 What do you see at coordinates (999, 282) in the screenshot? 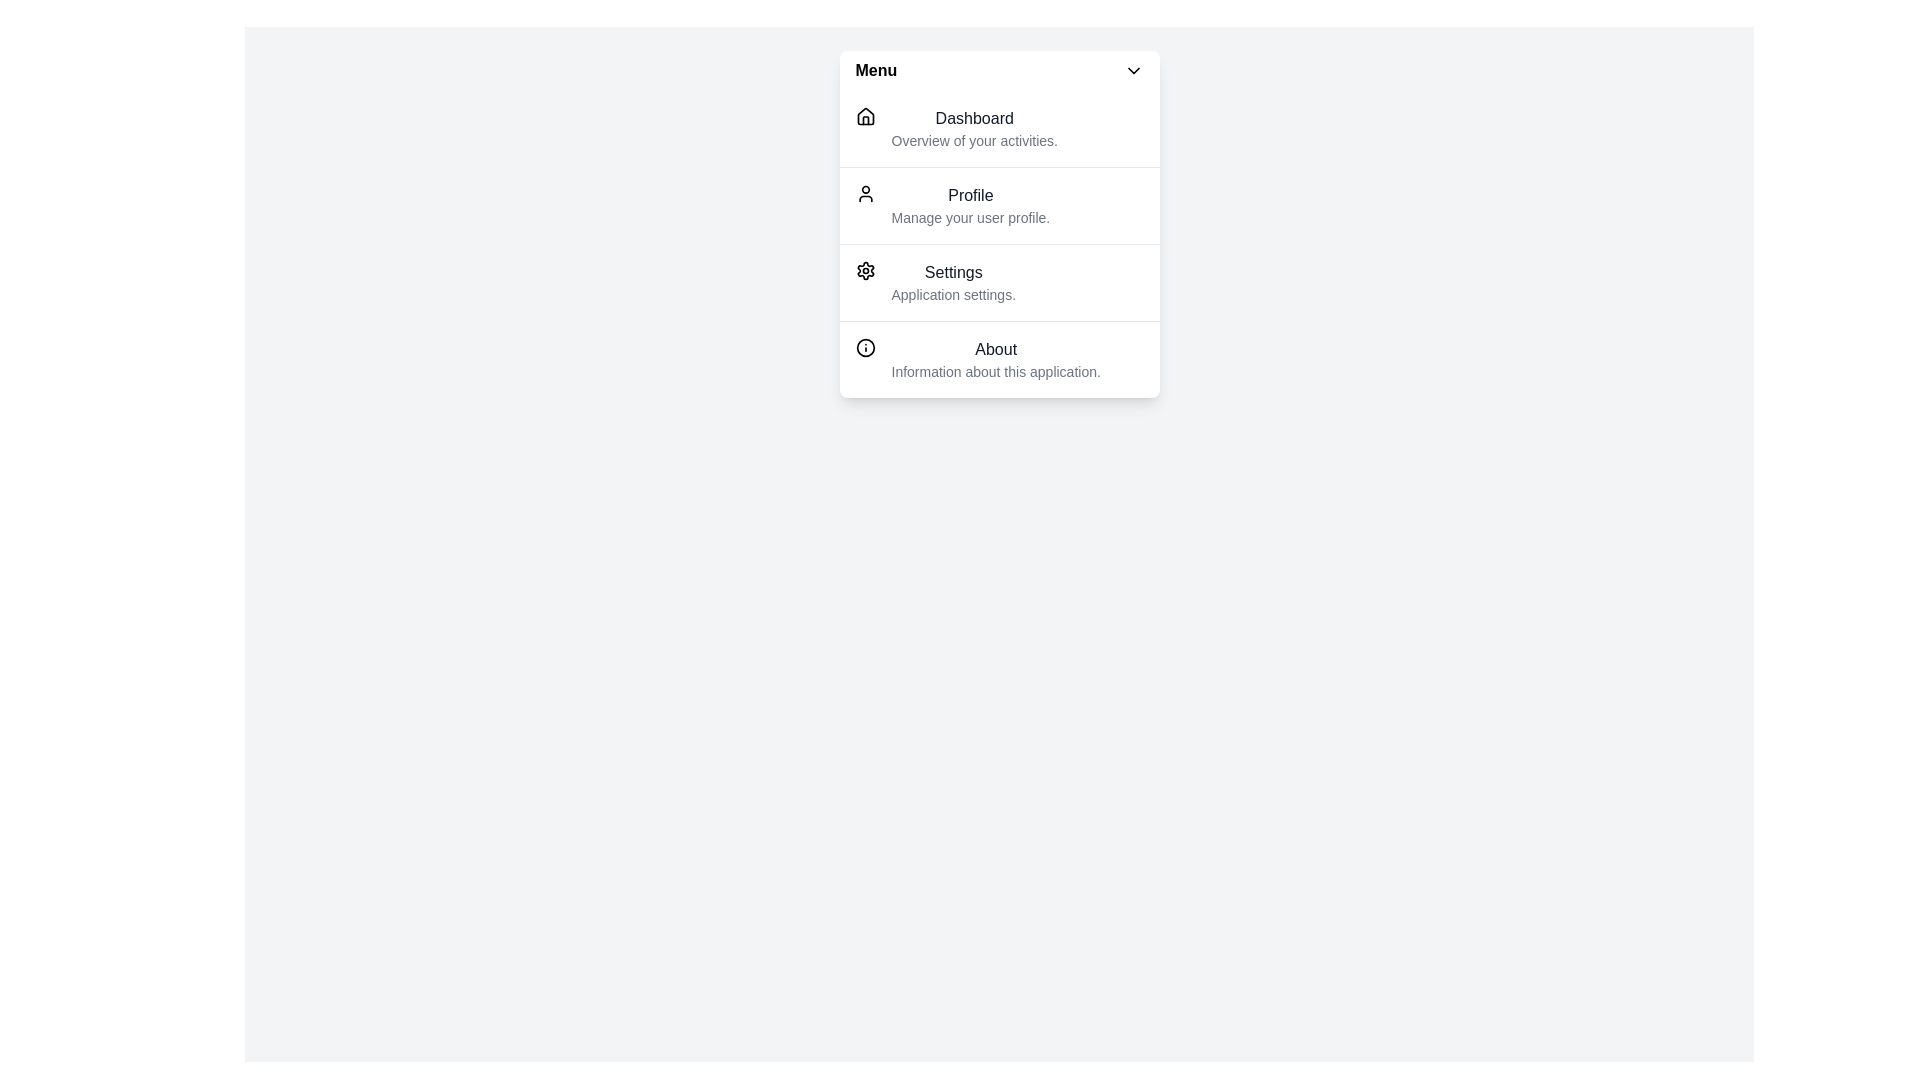
I see `the menu item labeled Settings` at bounding box center [999, 282].